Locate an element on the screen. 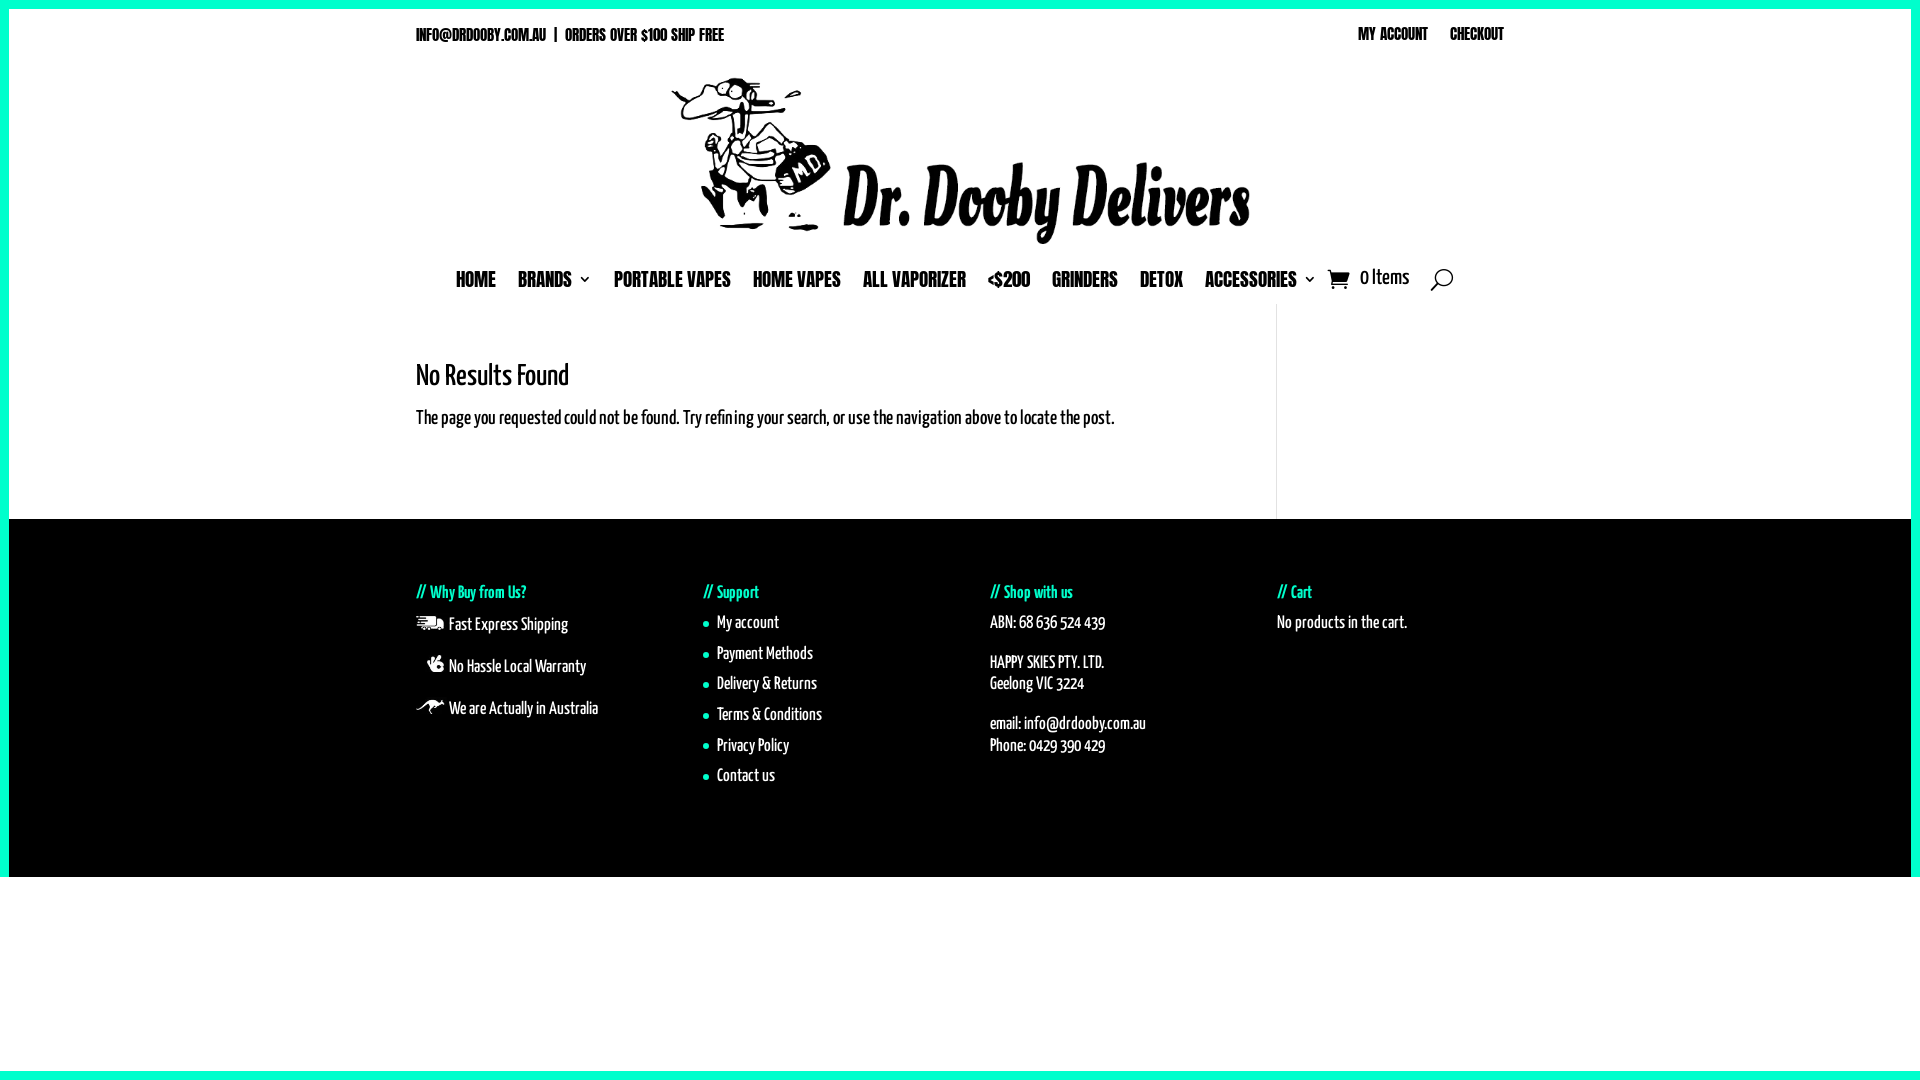  'SMAKE-THE-FLY'N-DOCTOR MASTER' is located at coordinates (960, 159).